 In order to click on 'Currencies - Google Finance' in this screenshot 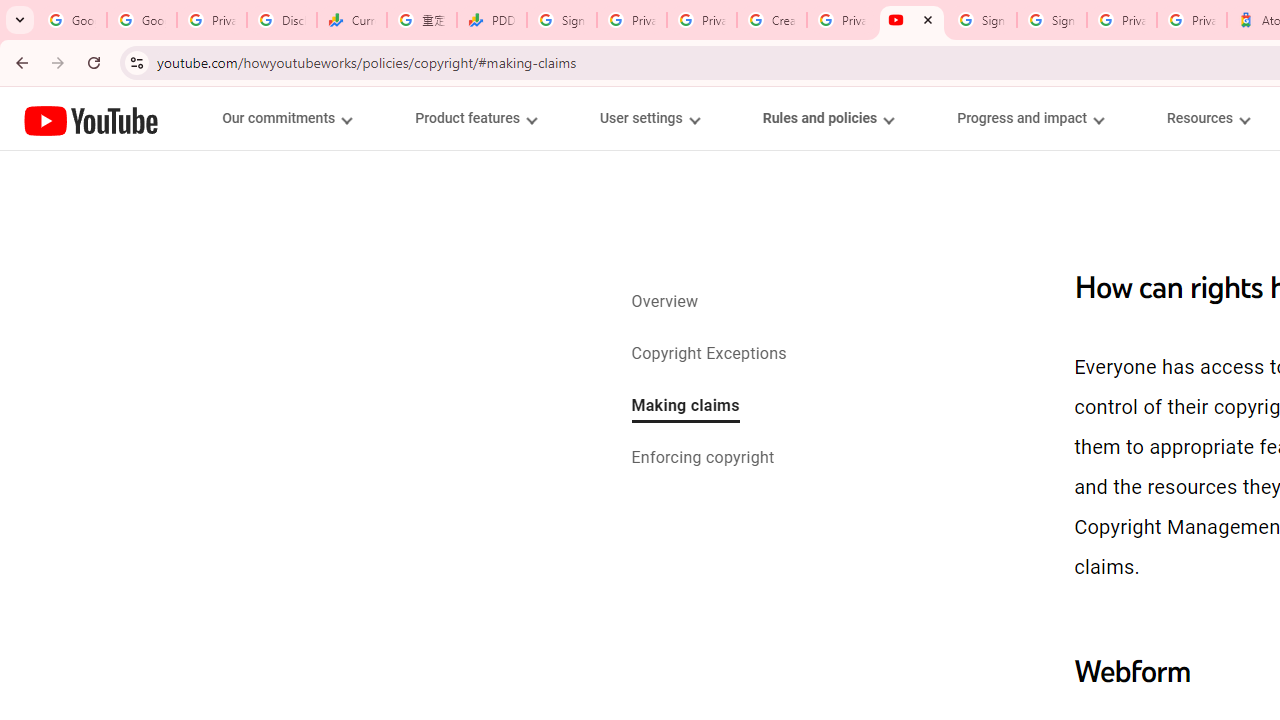, I will do `click(352, 20)`.